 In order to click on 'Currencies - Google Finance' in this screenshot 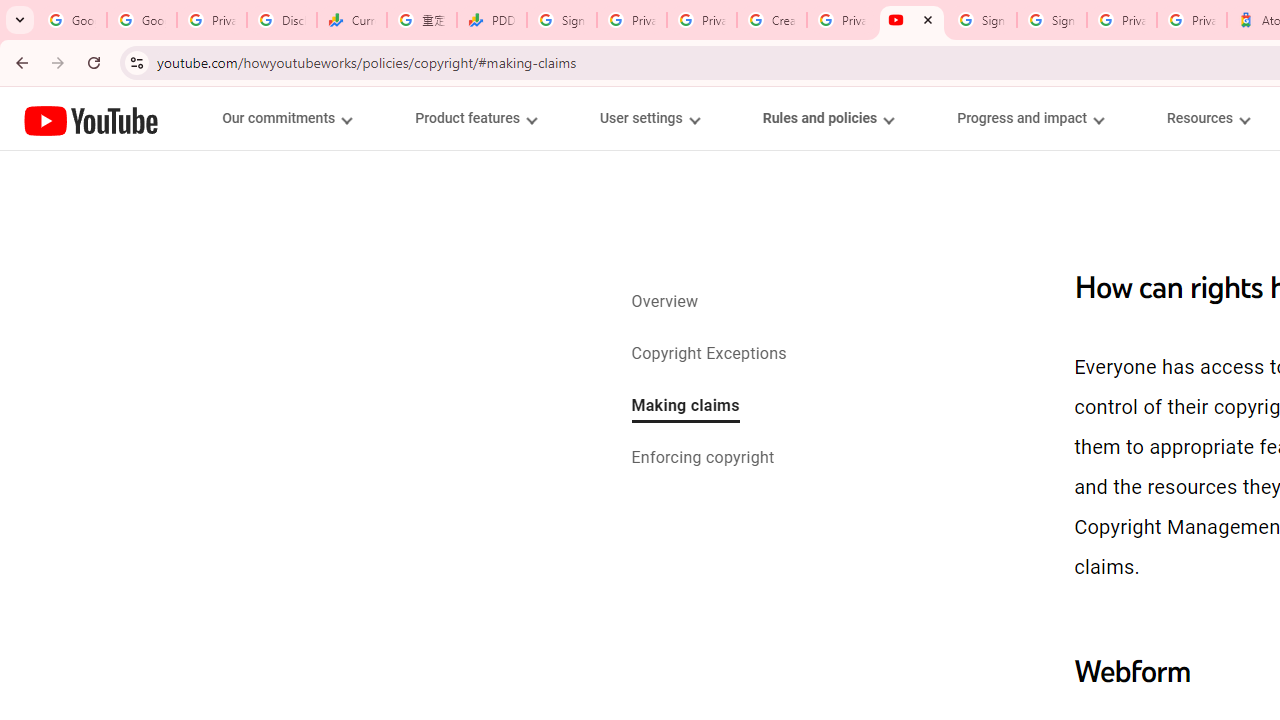, I will do `click(352, 20)`.